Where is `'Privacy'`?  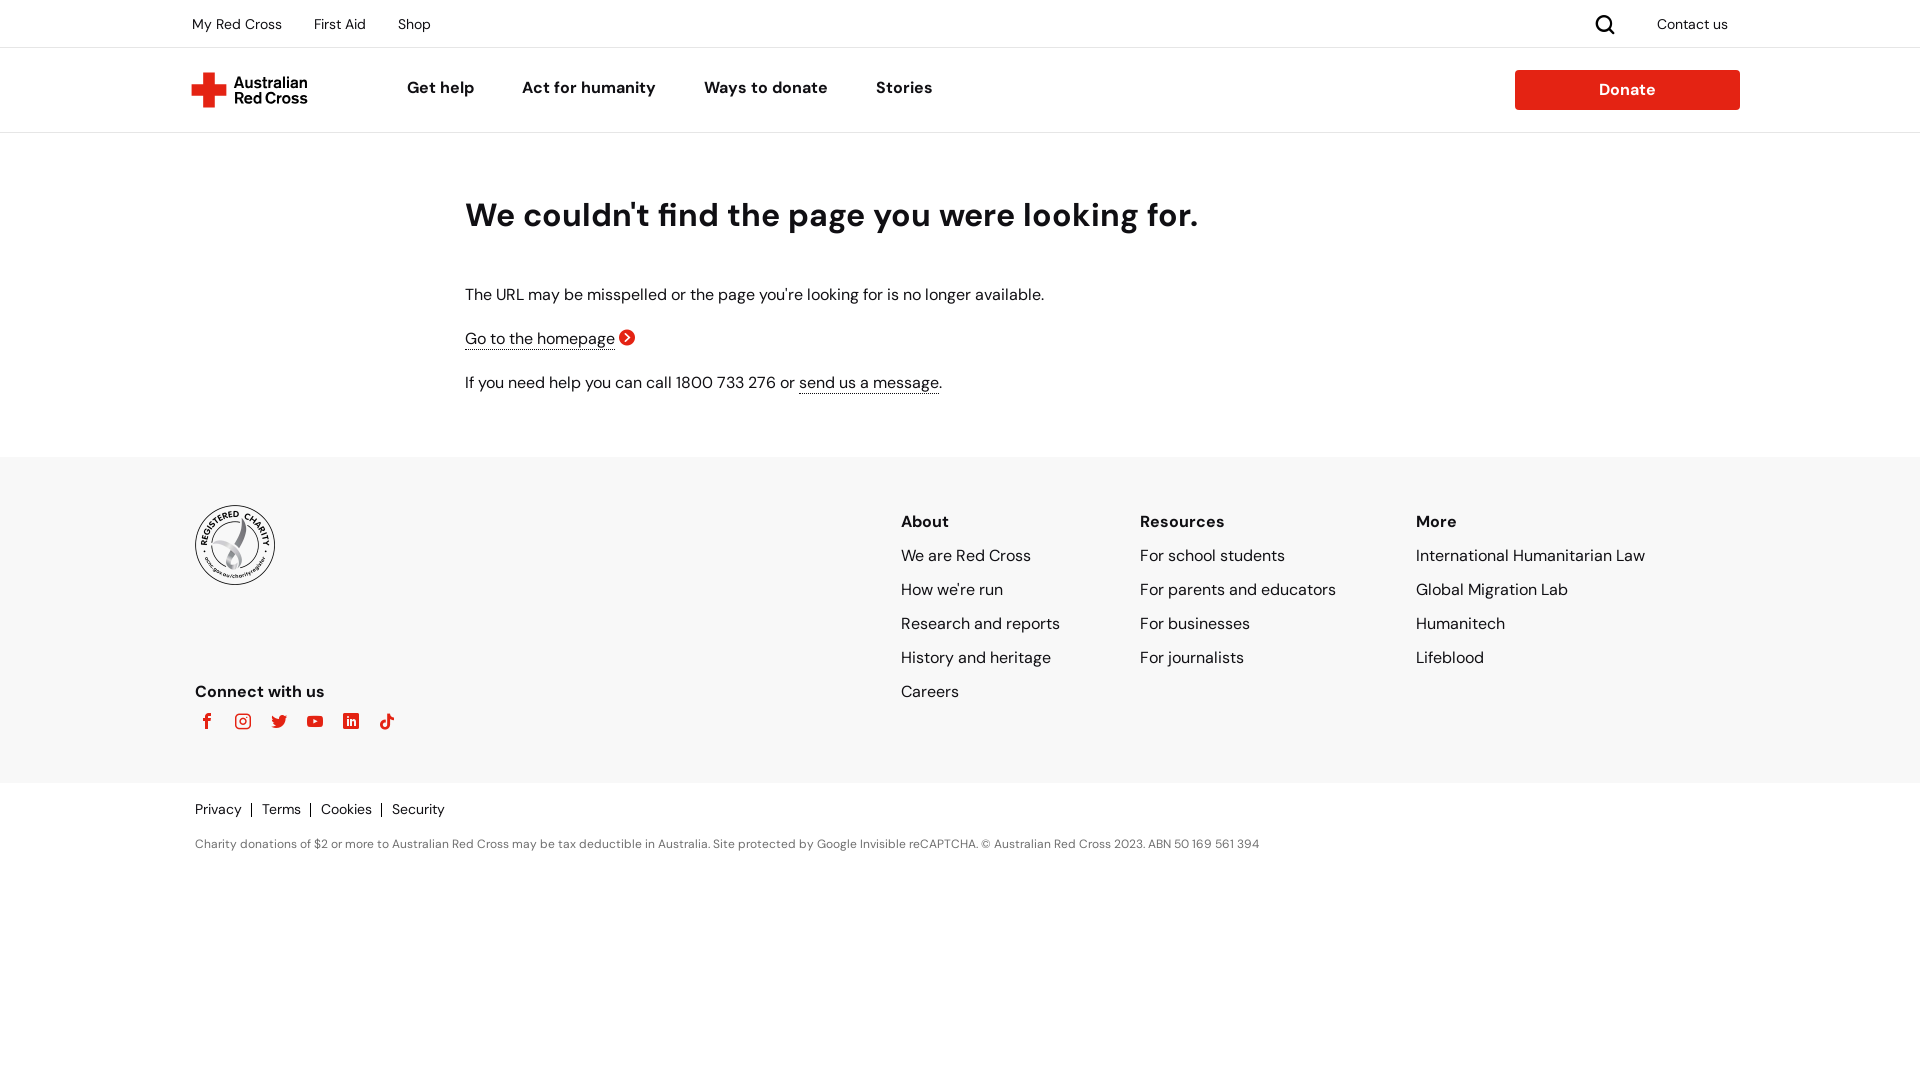 'Privacy' is located at coordinates (228, 808).